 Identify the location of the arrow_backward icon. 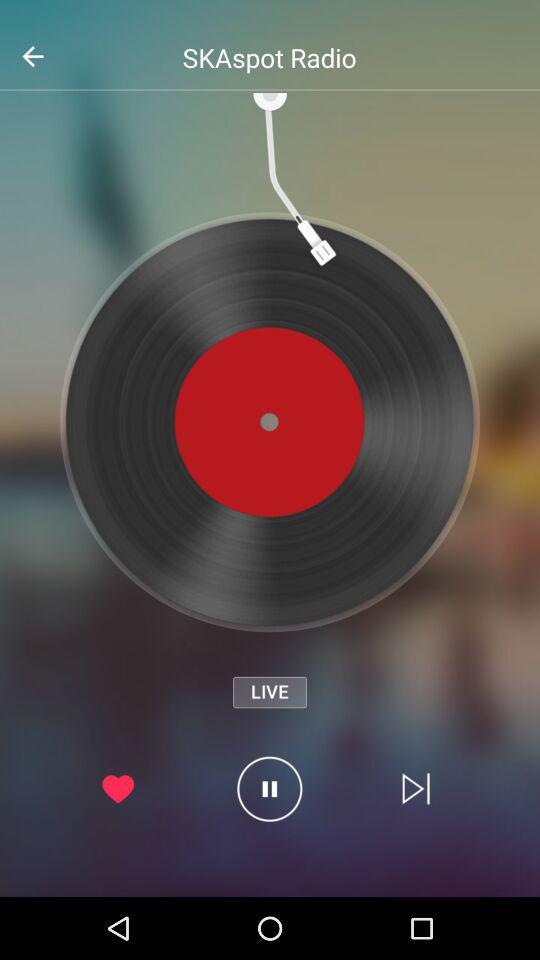
(31, 55).